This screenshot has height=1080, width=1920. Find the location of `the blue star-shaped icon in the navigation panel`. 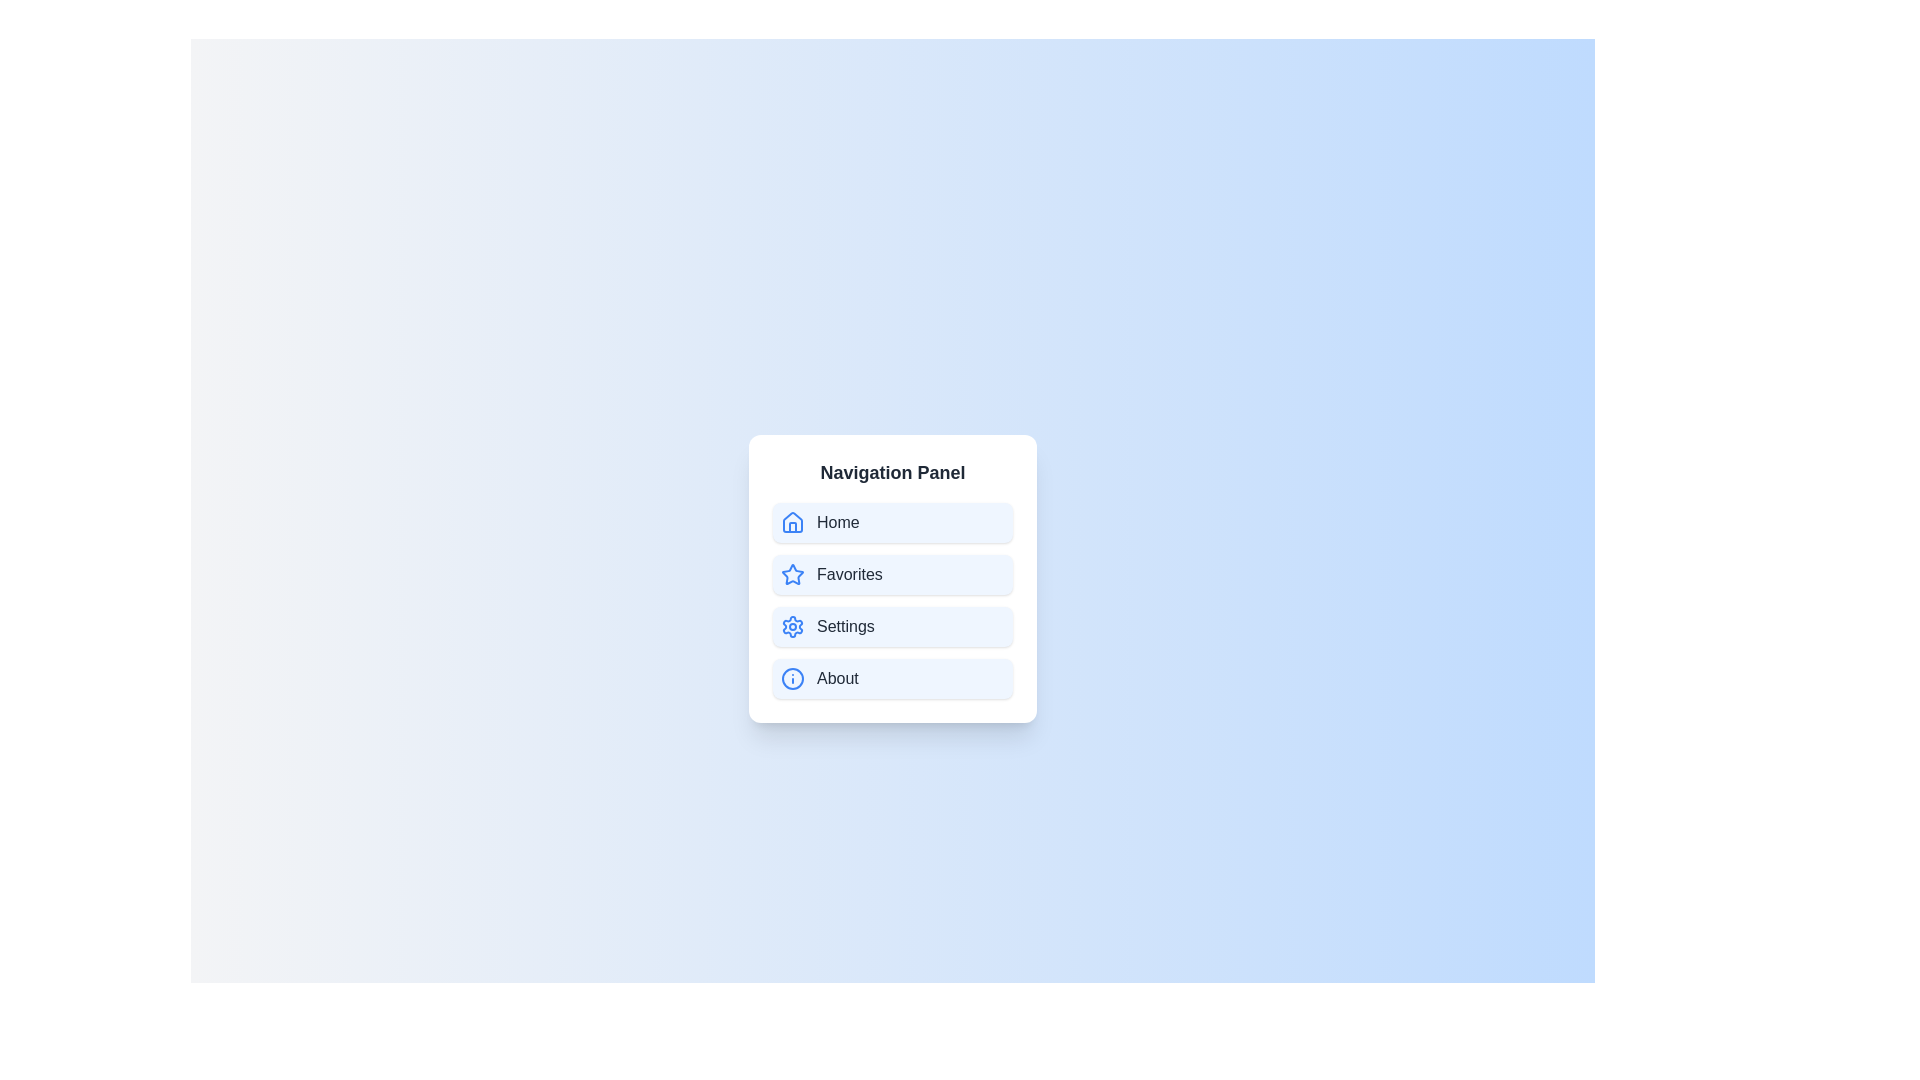

the blue star-shaped icon in the navigation panel is located at coordinates (791, 574).